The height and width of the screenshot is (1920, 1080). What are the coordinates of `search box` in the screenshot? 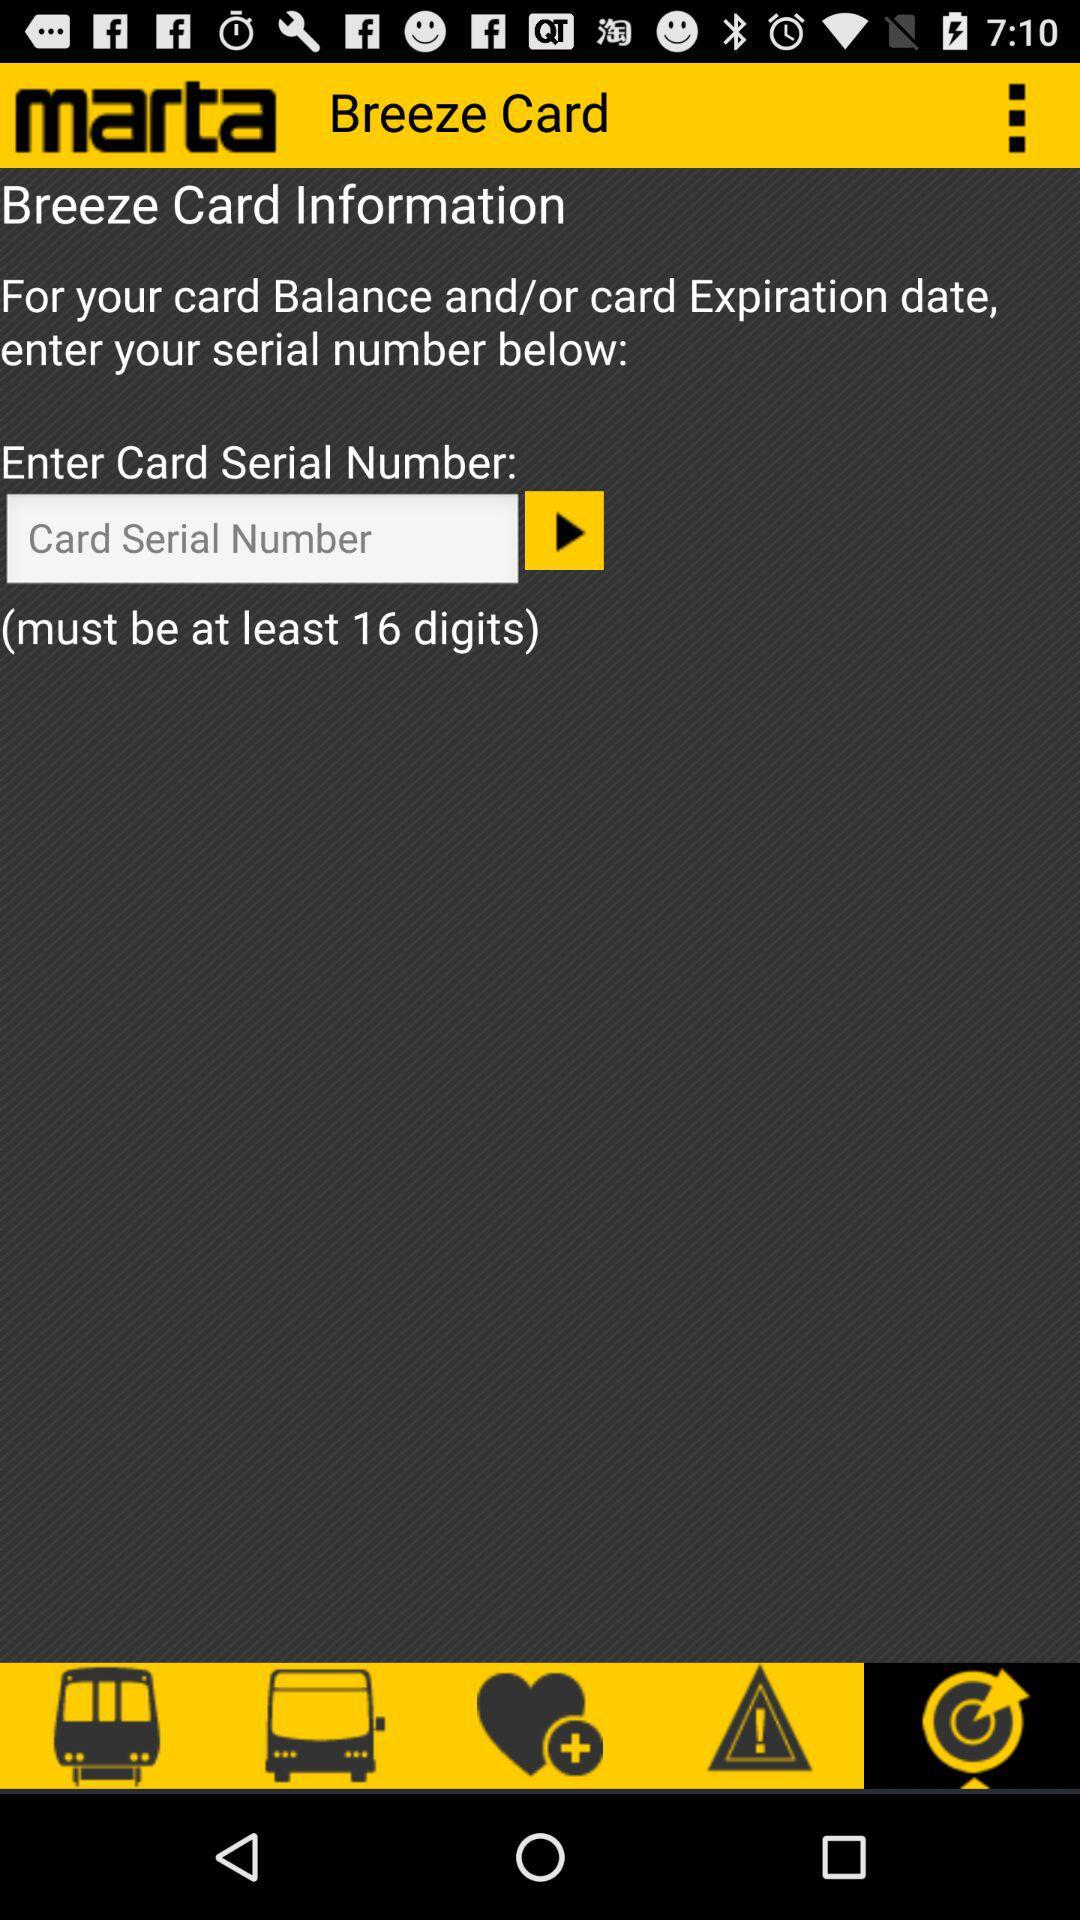 It's located at (261, 543).